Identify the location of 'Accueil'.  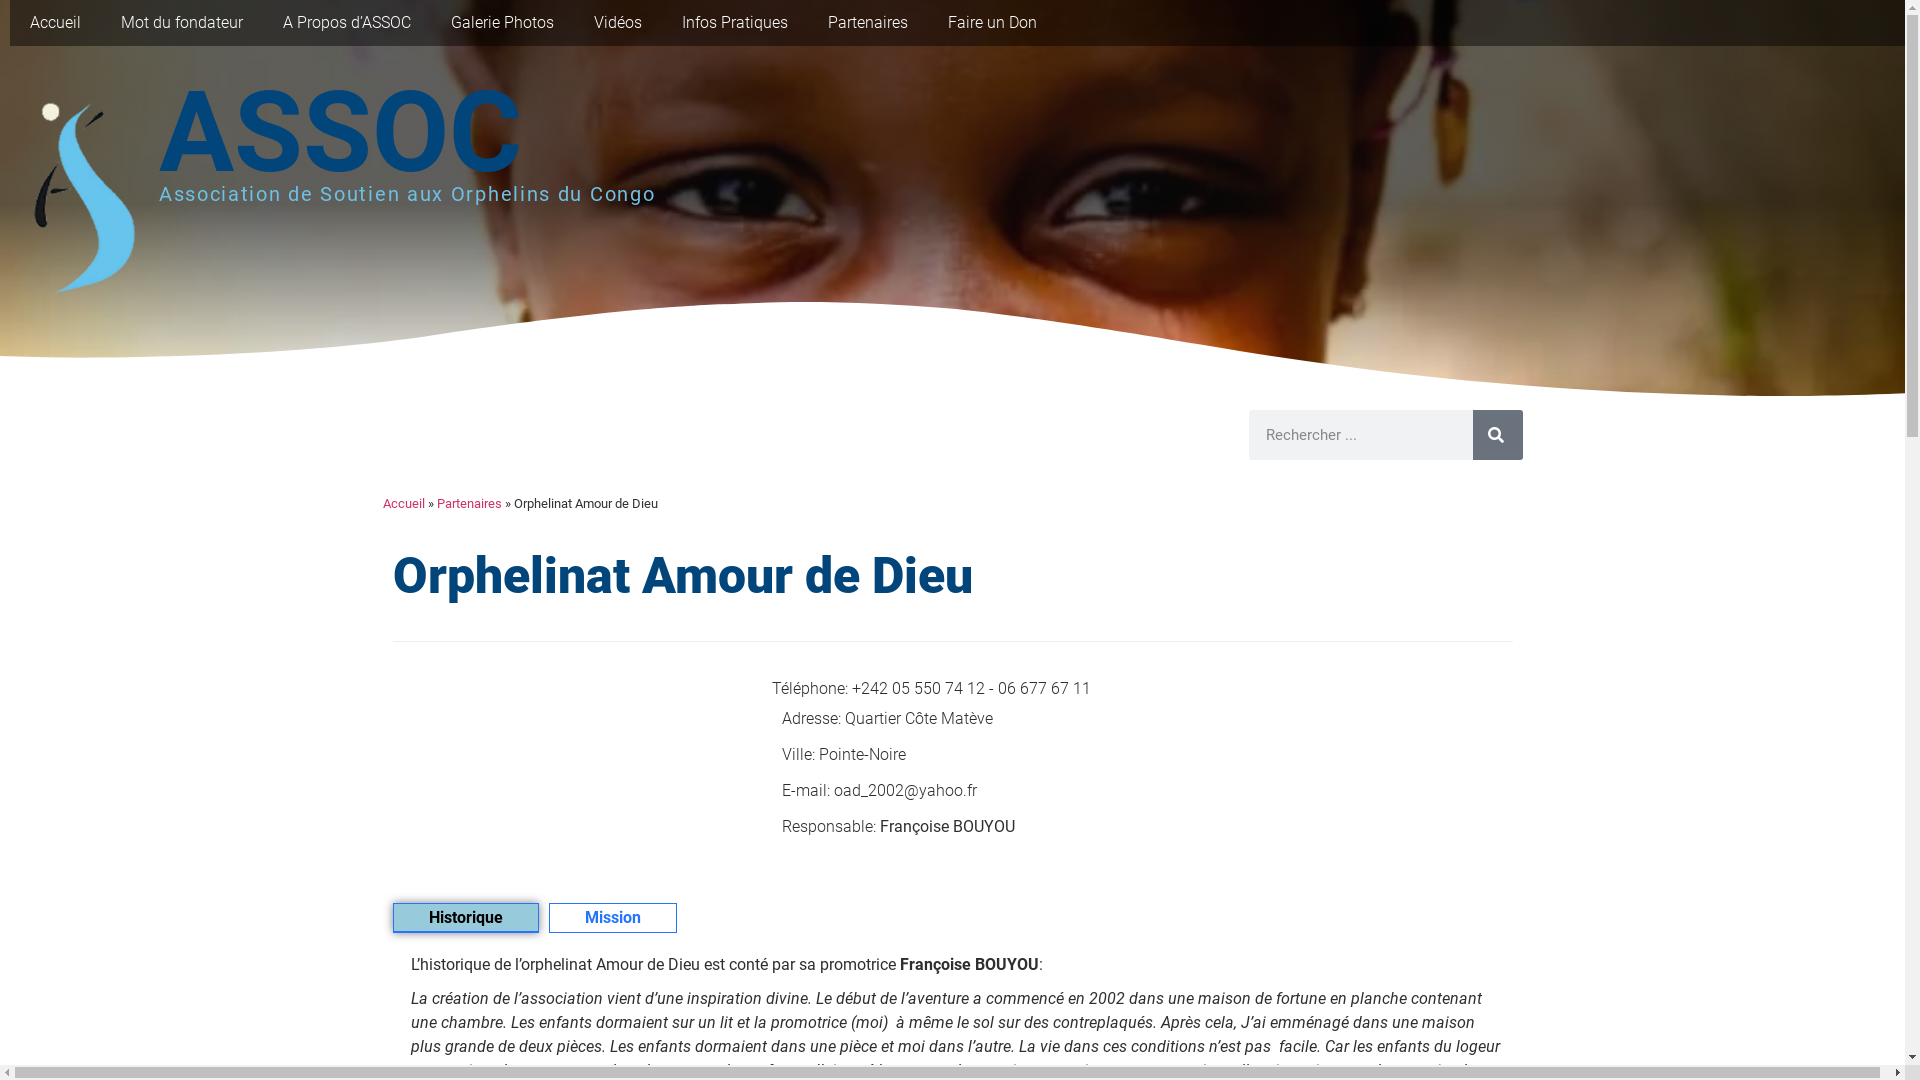
(55, 23).